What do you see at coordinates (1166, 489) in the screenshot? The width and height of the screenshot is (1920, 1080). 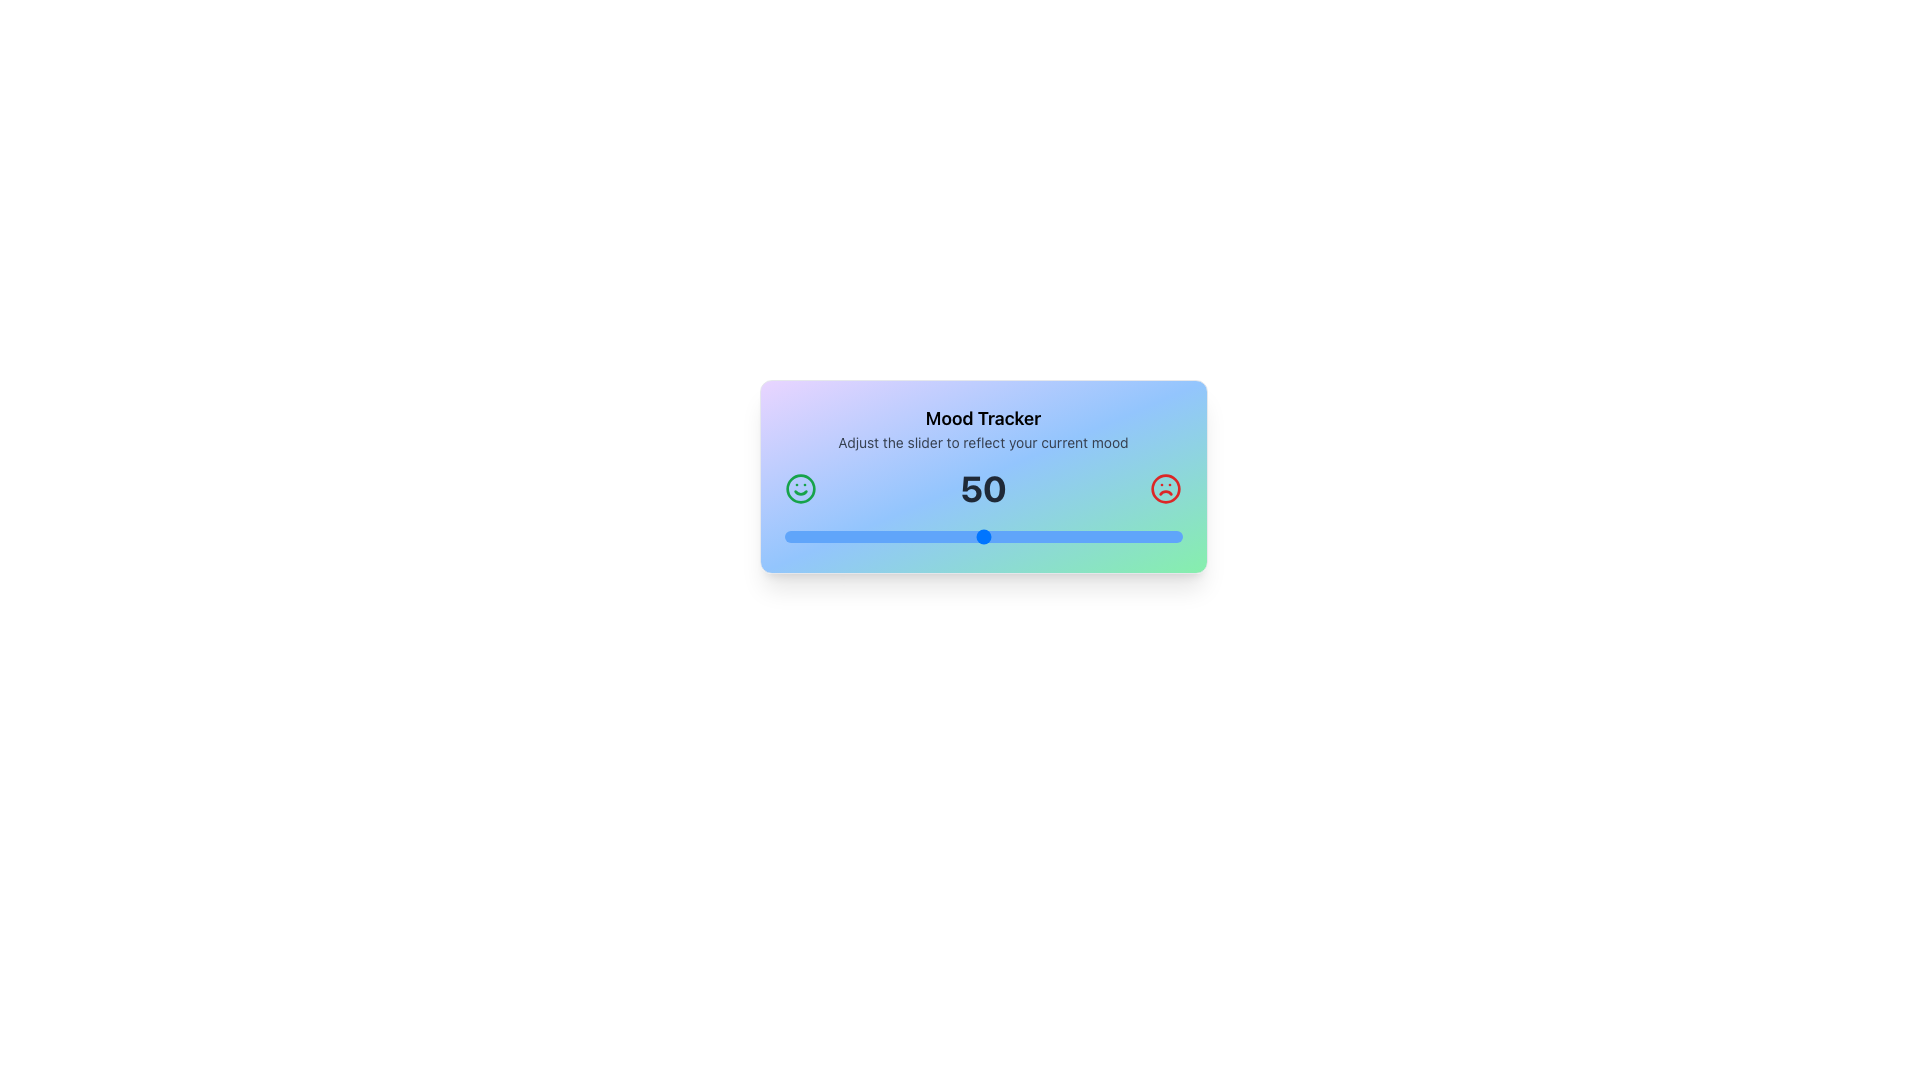 I see `the red frowning face icon located in the 'Mood Tracker' interface box, positioned to the far-right side and aligned horizontally with the numerical value '50'` at bounding box center [1166, 489].